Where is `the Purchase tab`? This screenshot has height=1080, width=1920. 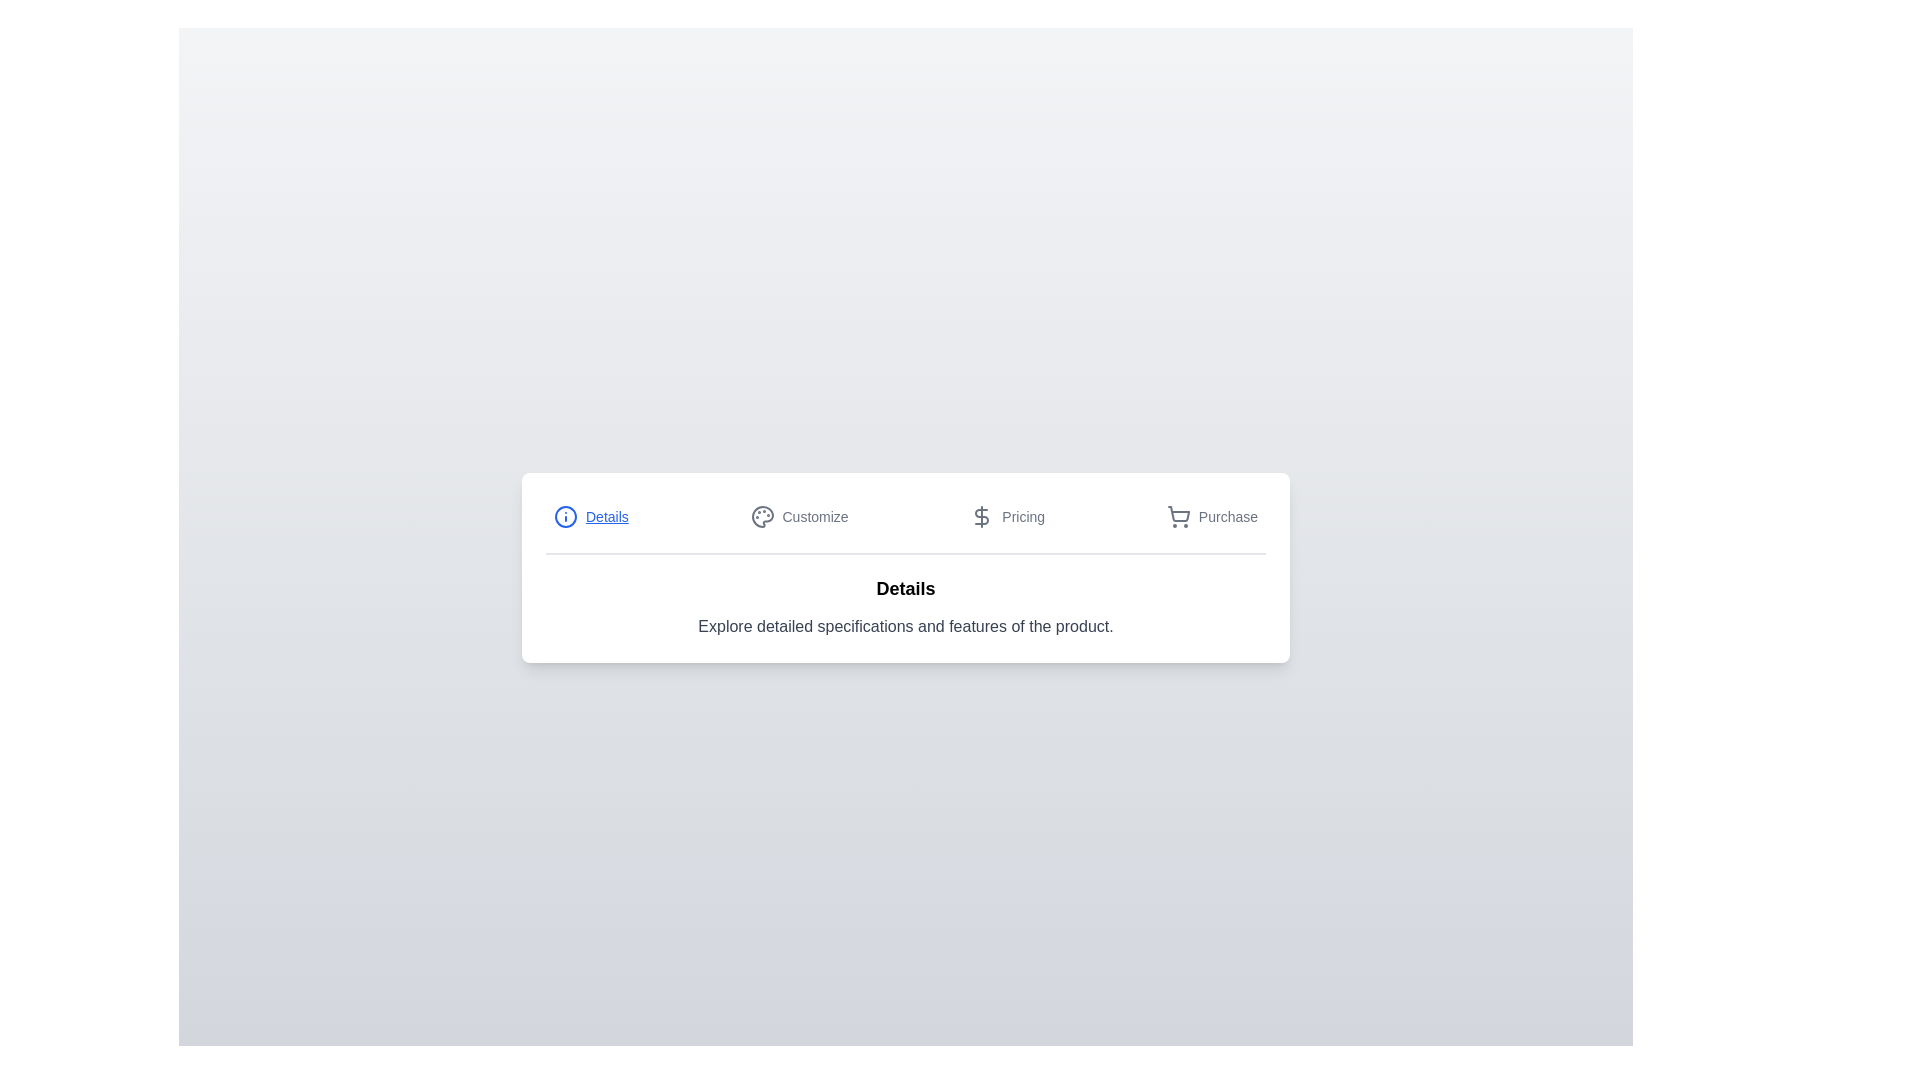 the Purchase tab is located at coordinates (1210, 515).